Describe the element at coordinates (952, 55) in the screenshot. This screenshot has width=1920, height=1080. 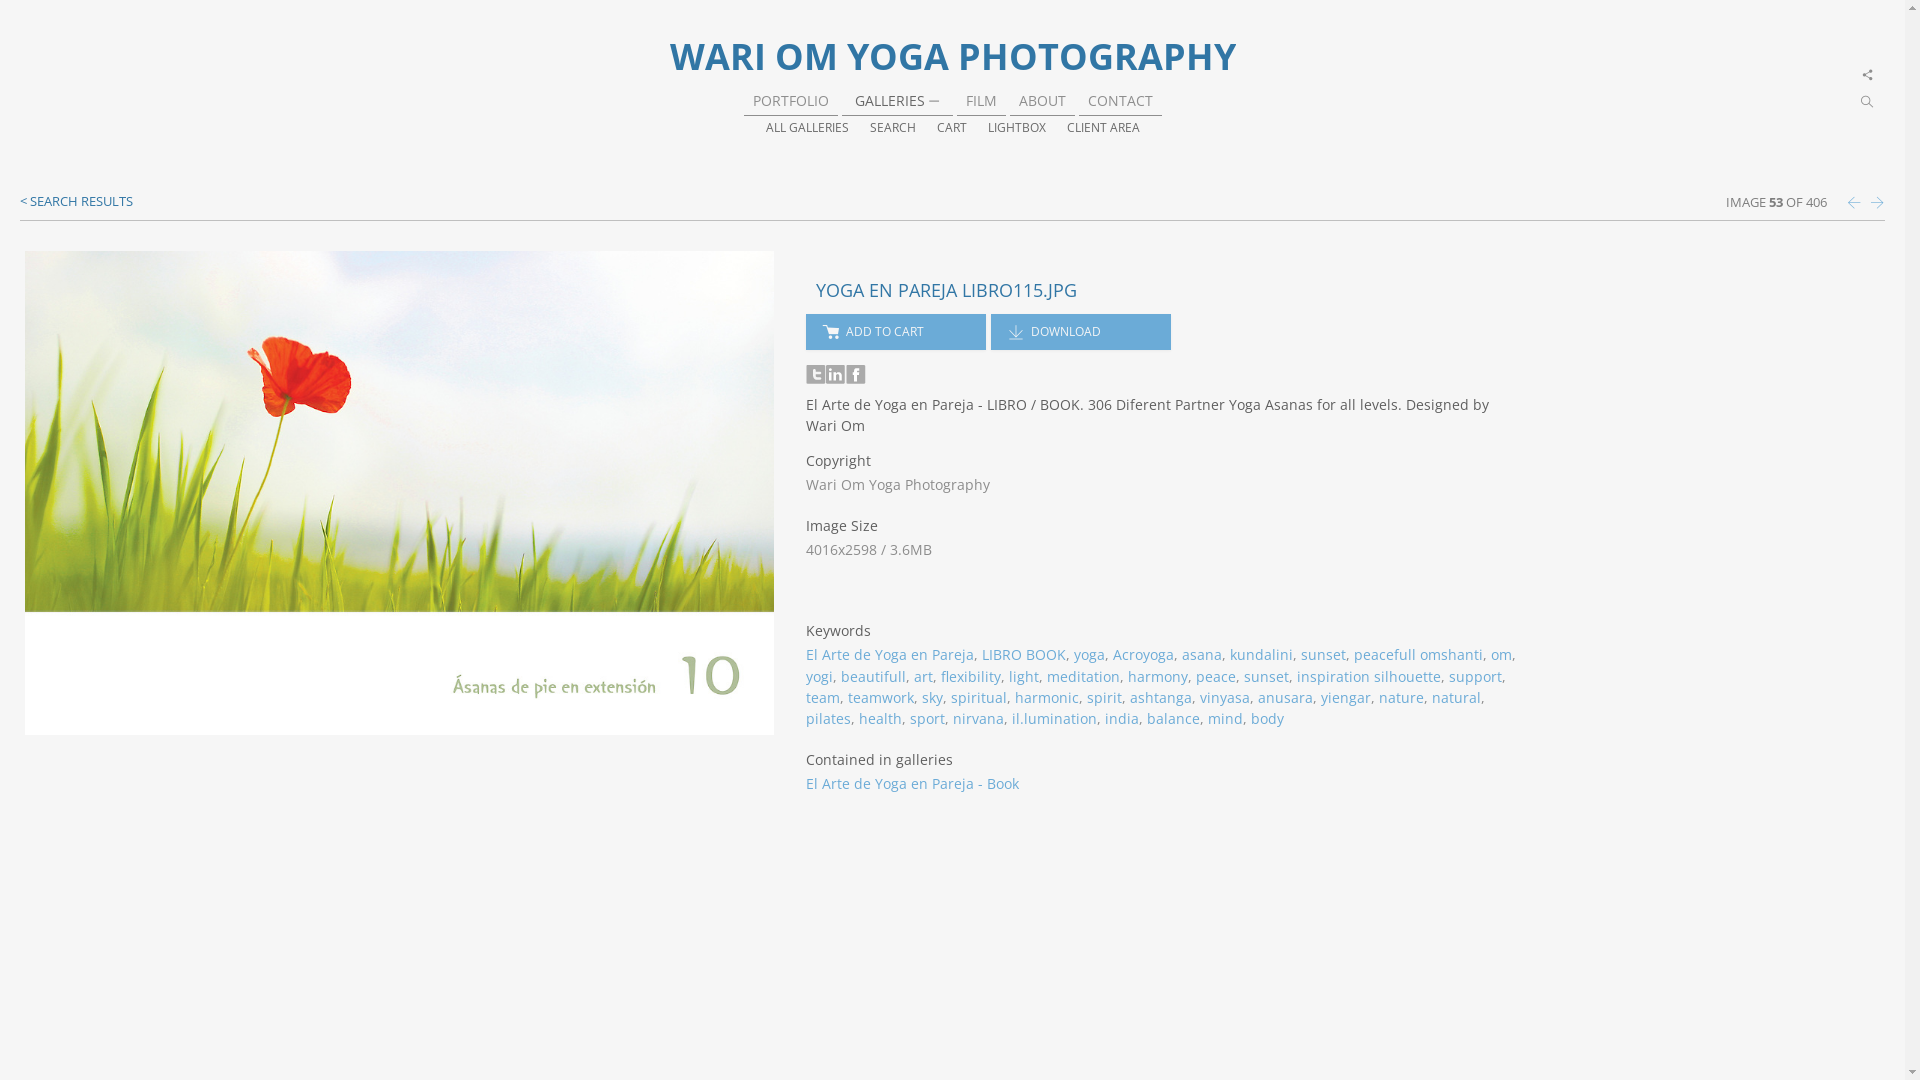
I see `'WARI OM YOGA PHOTOGRAPHY'` at that location.